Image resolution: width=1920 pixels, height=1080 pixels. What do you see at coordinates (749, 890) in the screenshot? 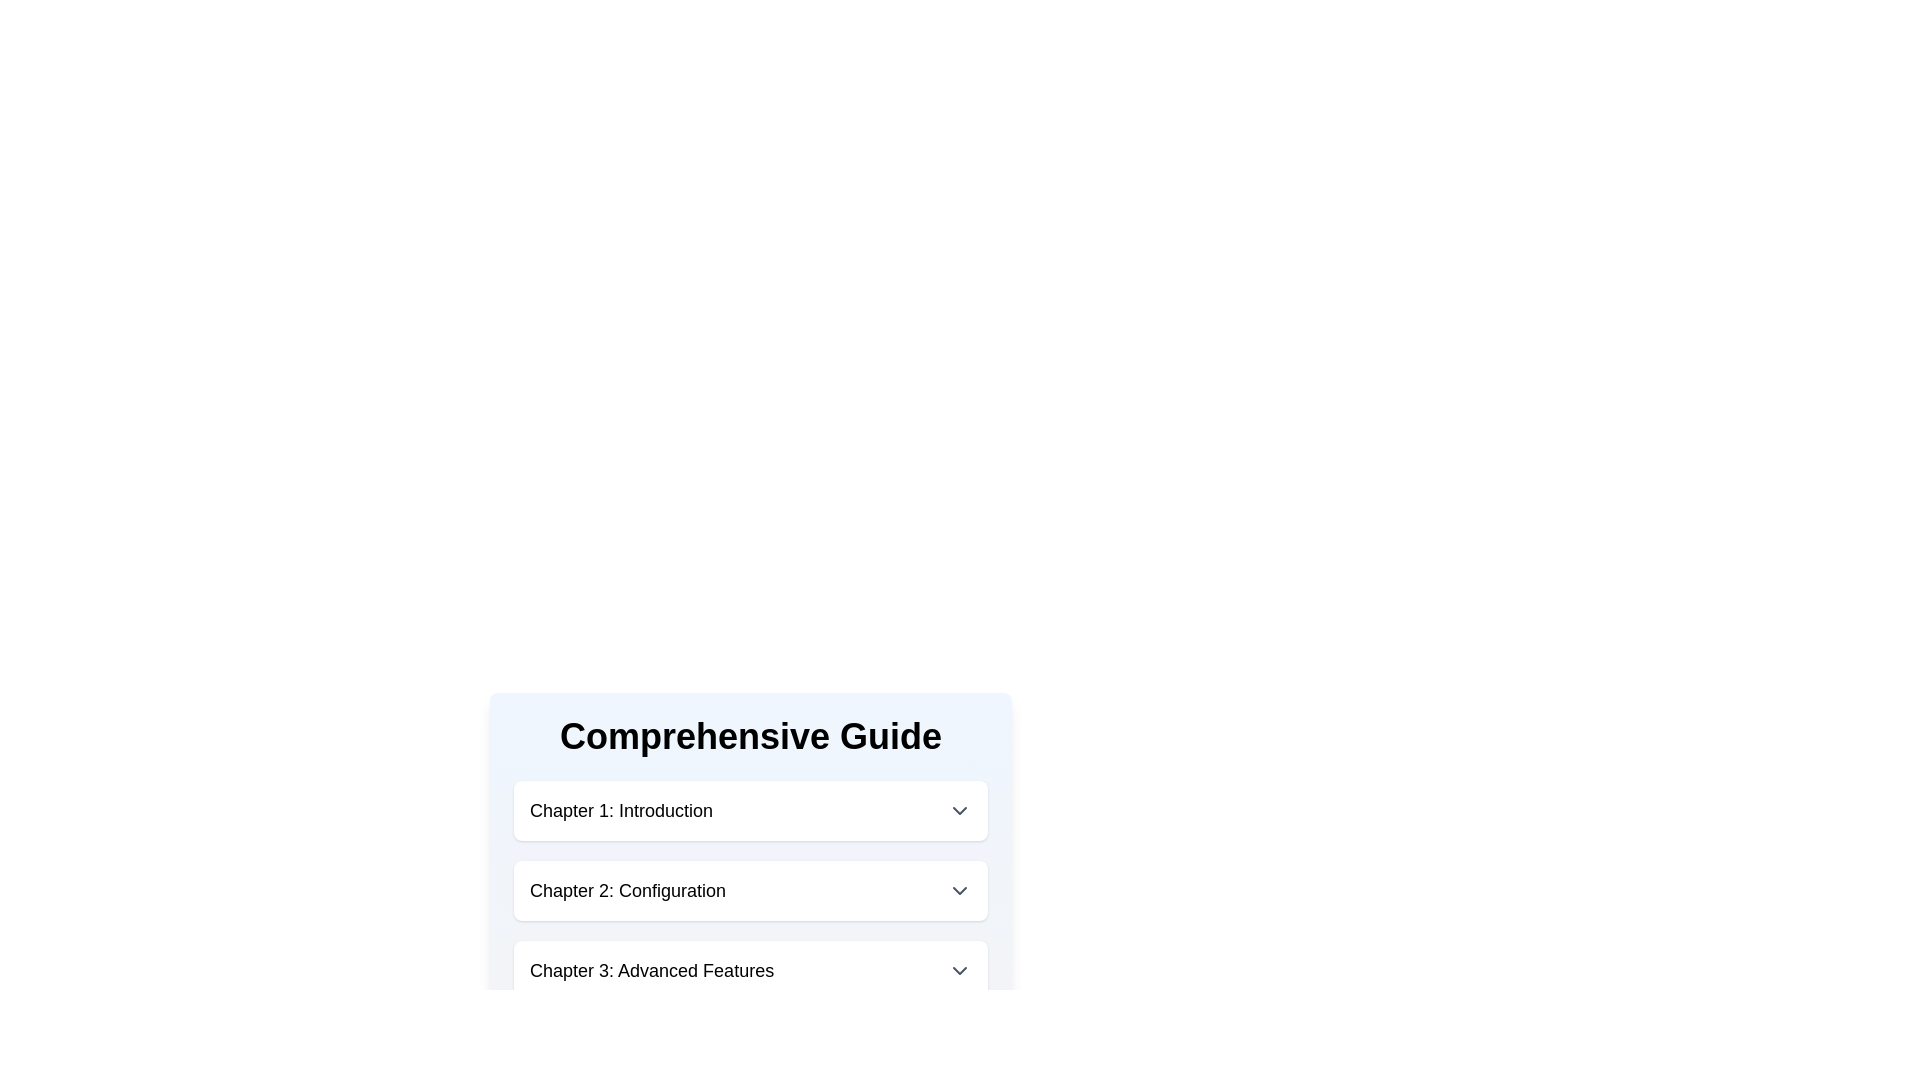
I see `the Accordion header labeled 'Chapter 2: Configuration' for navigation` at bounding box center [749, 890].